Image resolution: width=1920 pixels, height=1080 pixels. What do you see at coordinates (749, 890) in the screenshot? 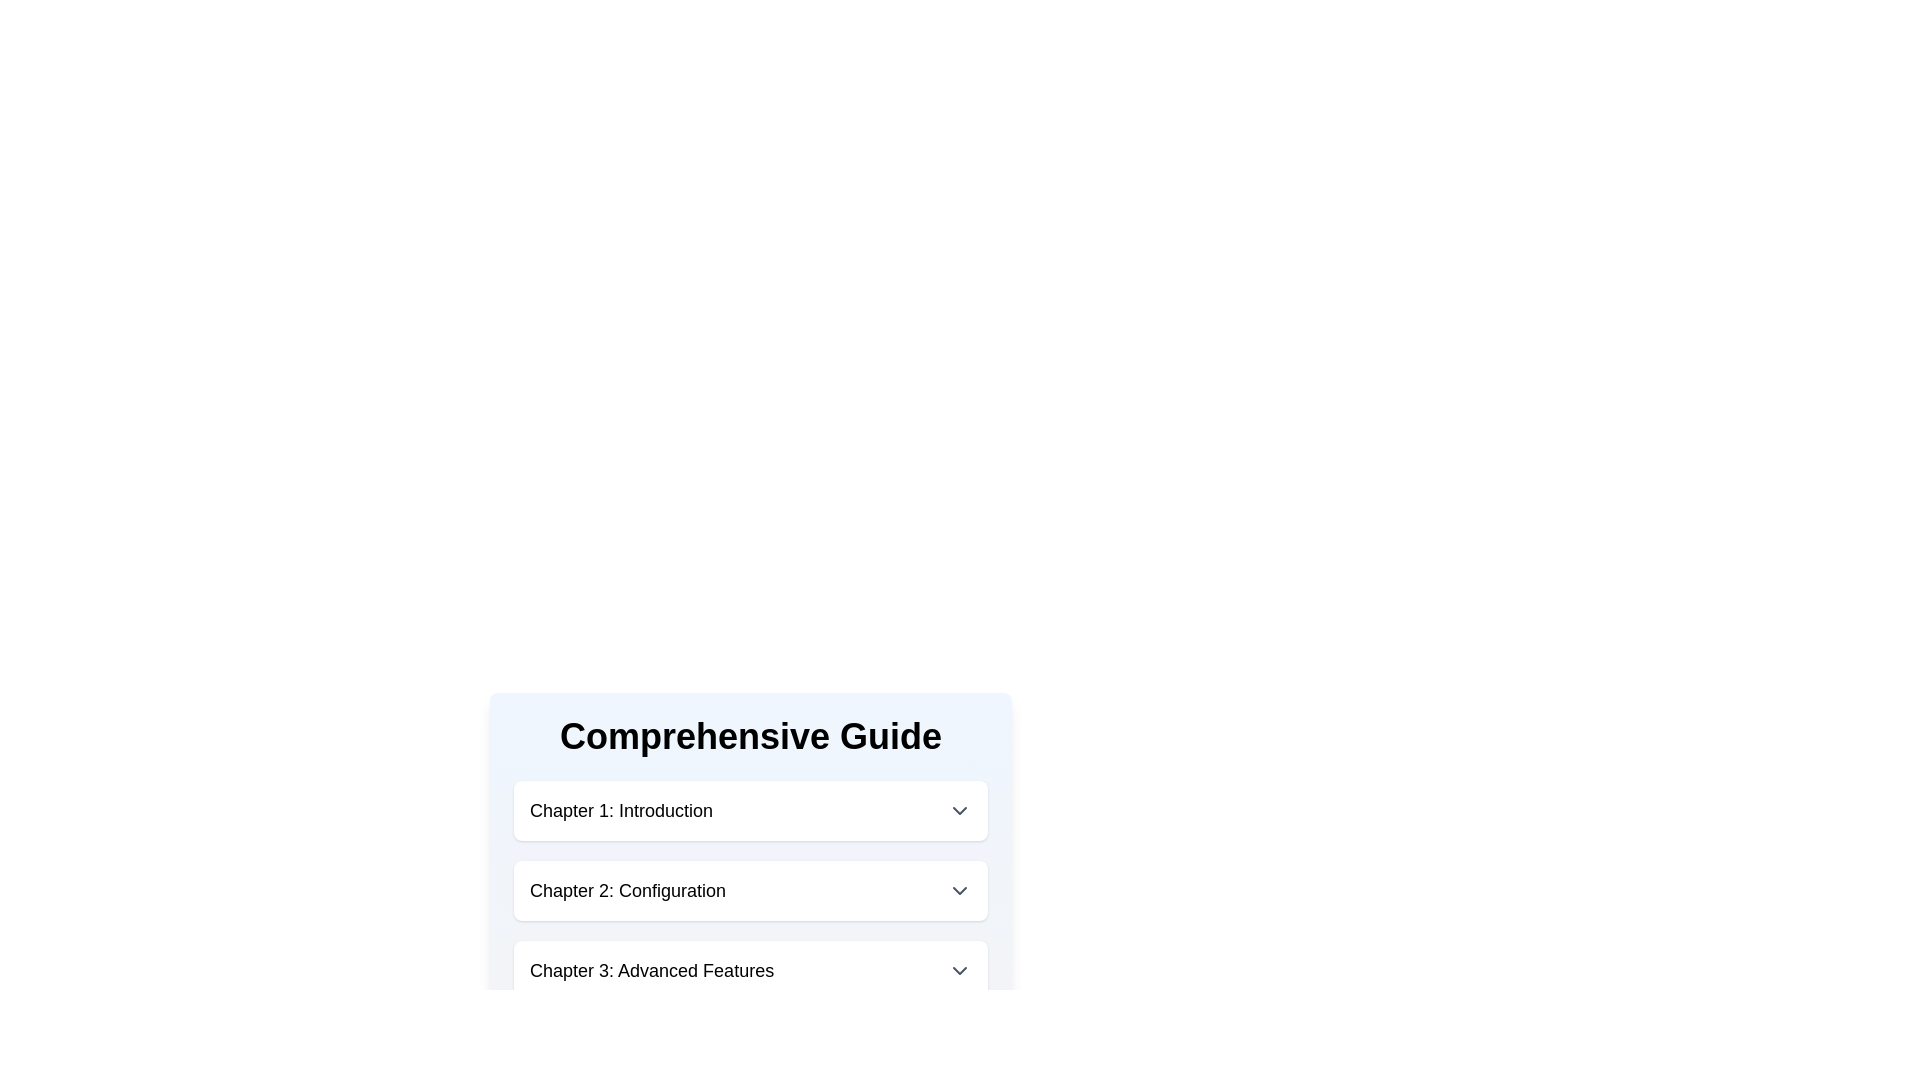
I see `the Accordion header labeled 'Chapter 2: Configuration' for navigation` at bounding box center [749, 890].